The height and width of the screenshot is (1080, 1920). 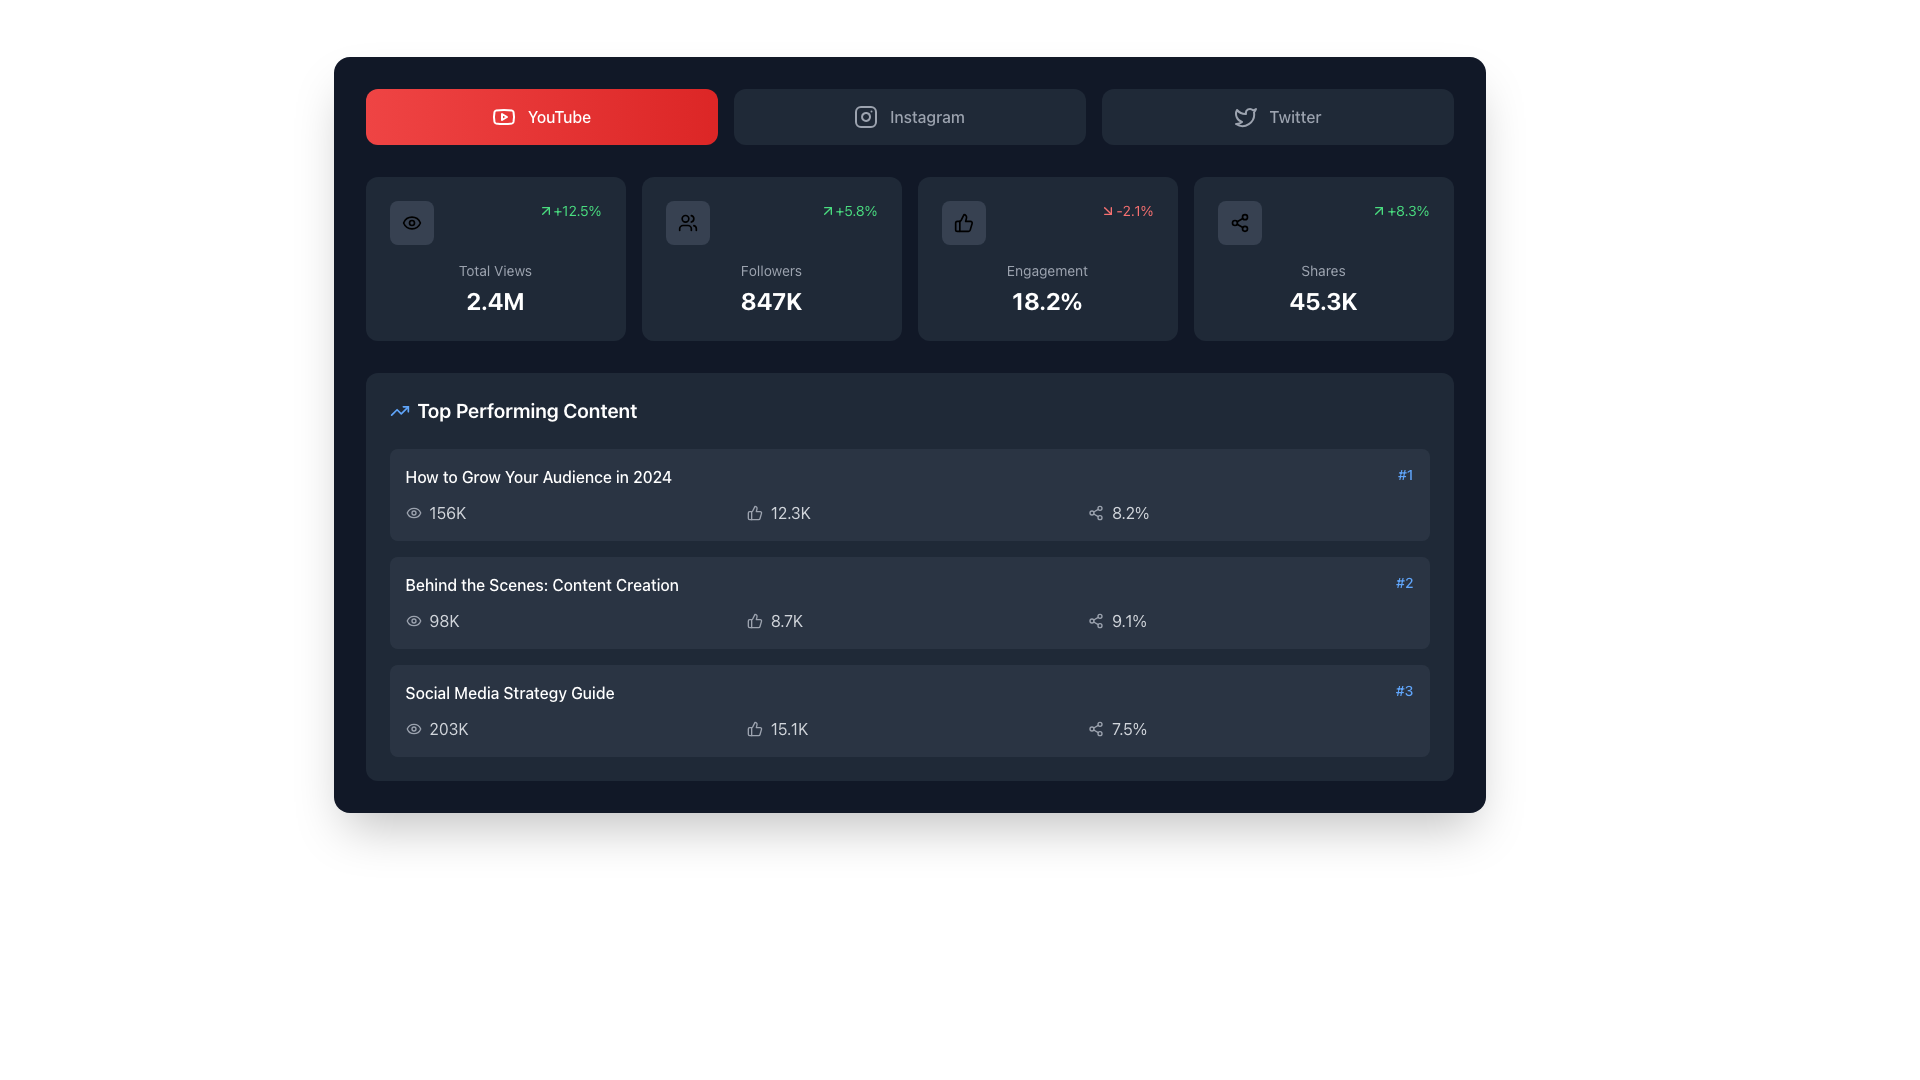 I want to click on the share icon located in the top right part of the 'Shares' card within the dashboard, above the text '45.3K' and next to the small green +8.3% indicator, so click(x=1238, y=223).